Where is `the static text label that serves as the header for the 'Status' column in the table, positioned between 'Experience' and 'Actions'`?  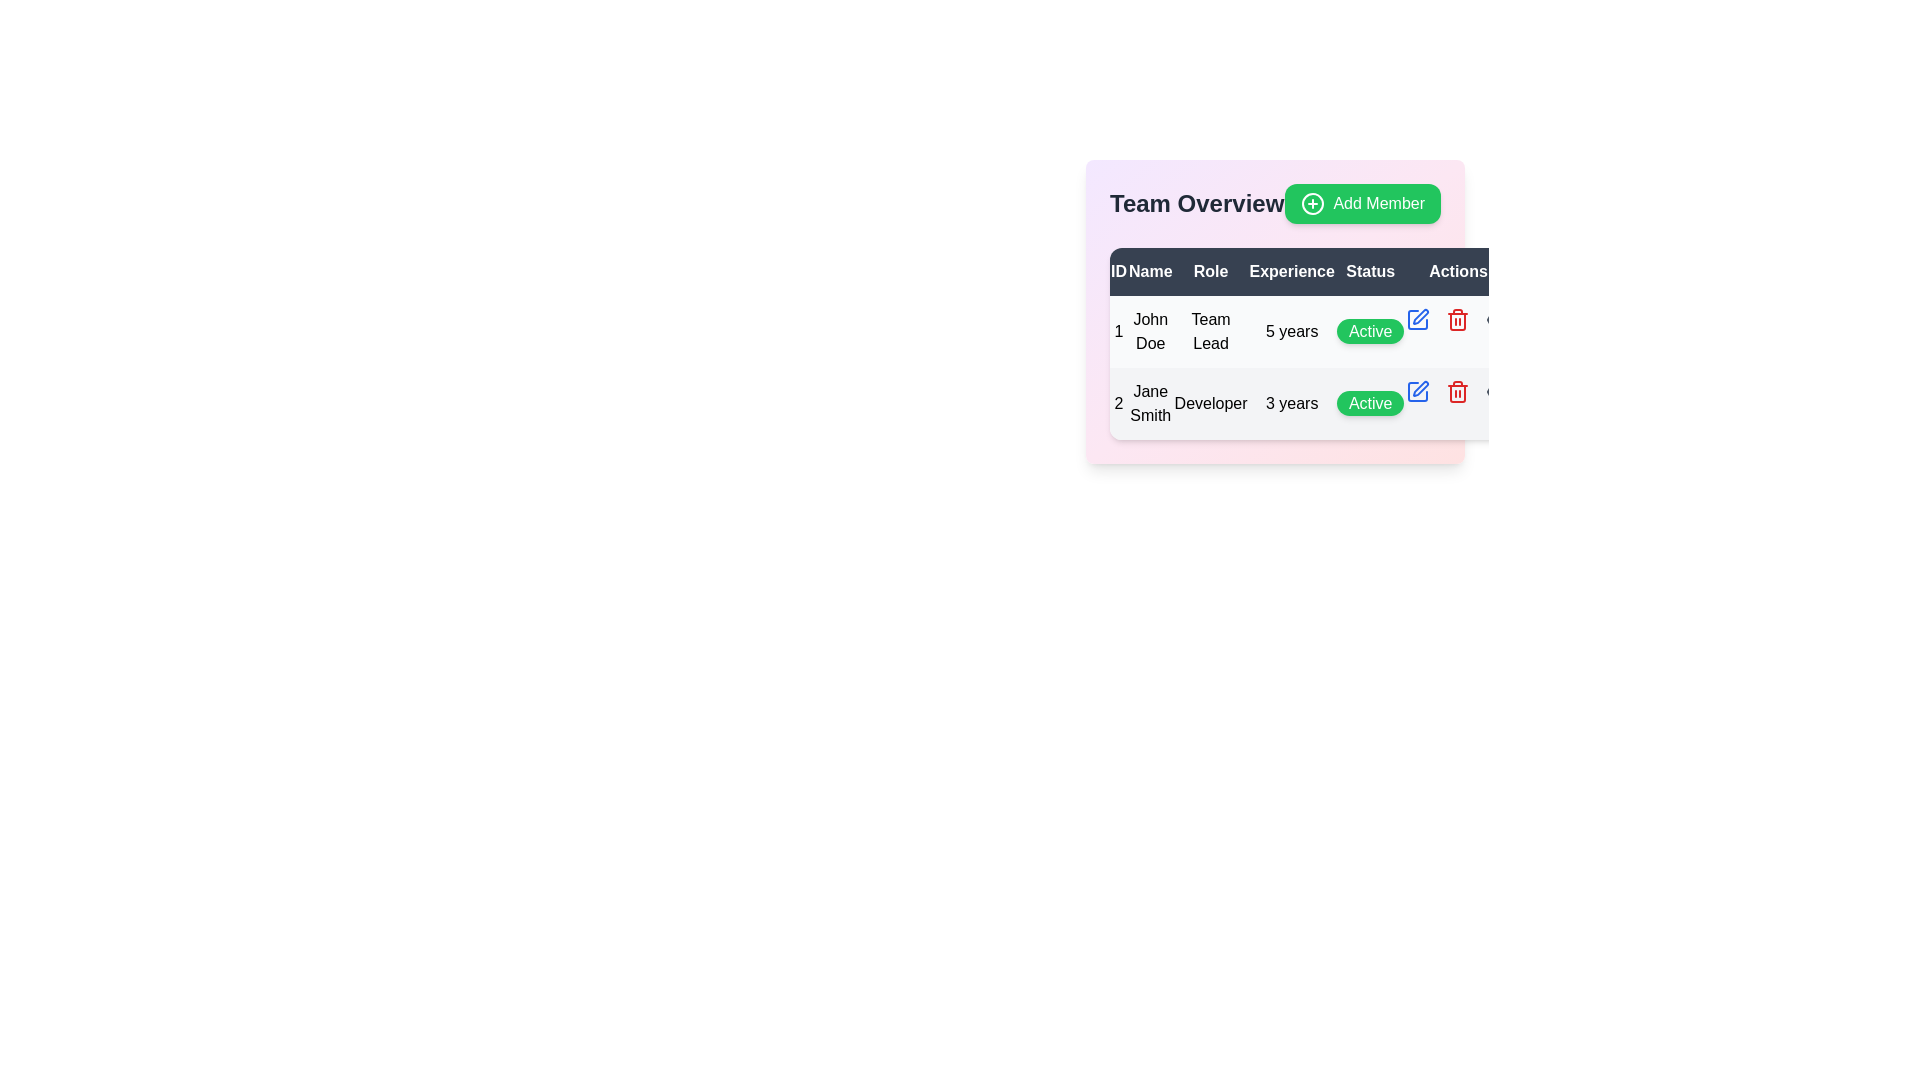
the static text label that serves as the header for the 'Status' column in the table, positioned between 'Experience' and 'Actions' is located at coordinates (1369, 272).